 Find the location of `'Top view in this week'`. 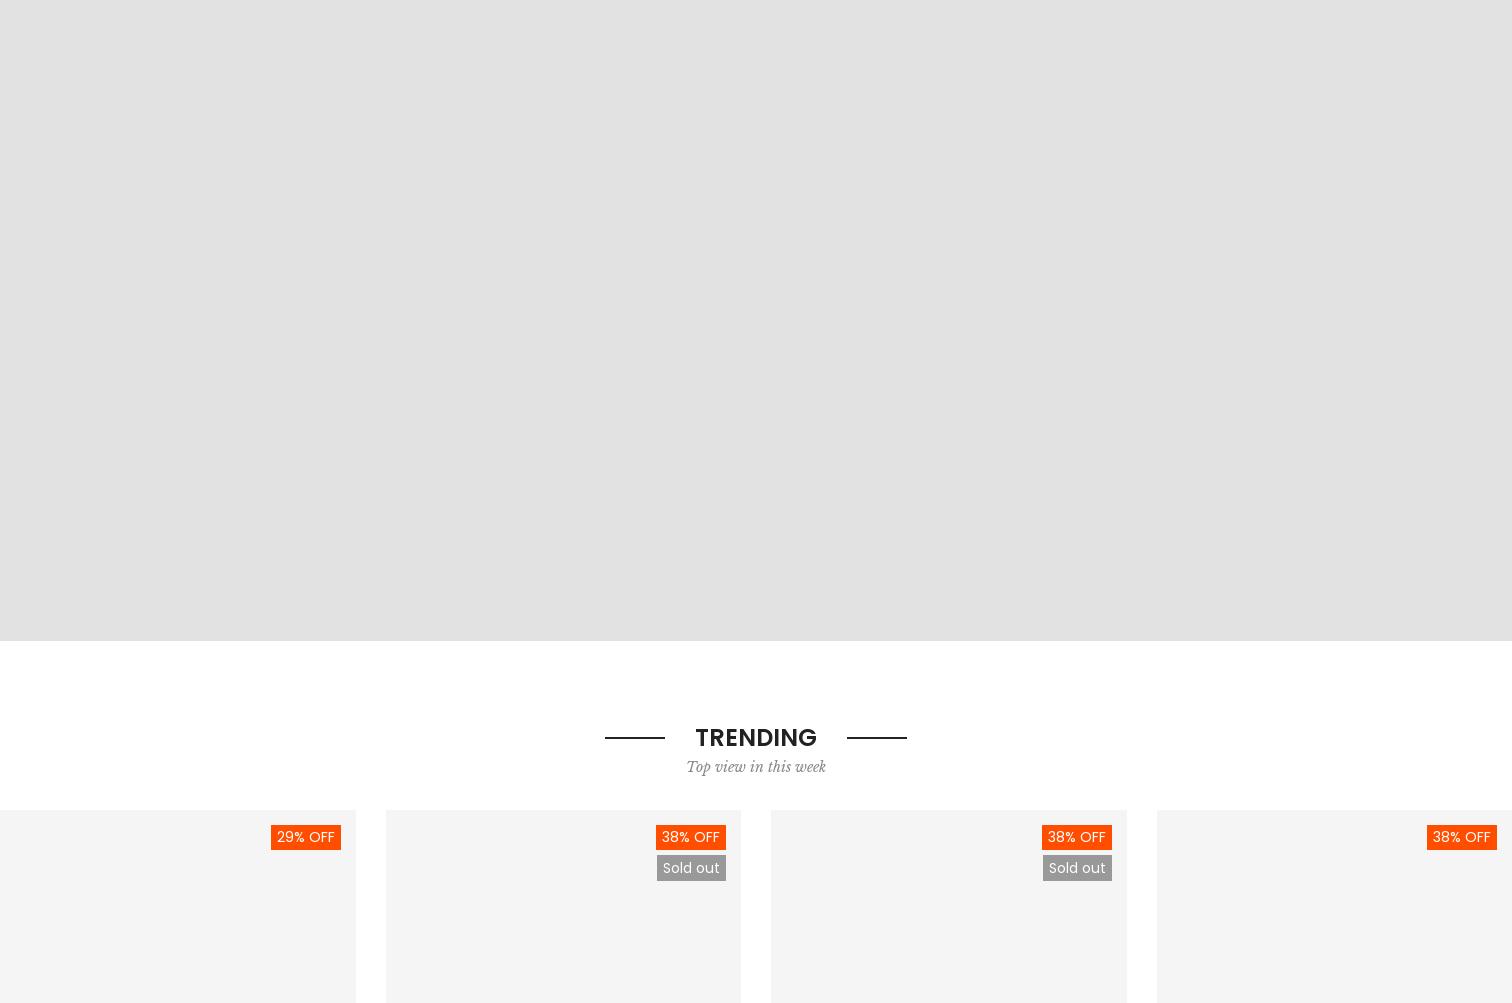

'Top view in this week' is located at coordinates (756, 765).